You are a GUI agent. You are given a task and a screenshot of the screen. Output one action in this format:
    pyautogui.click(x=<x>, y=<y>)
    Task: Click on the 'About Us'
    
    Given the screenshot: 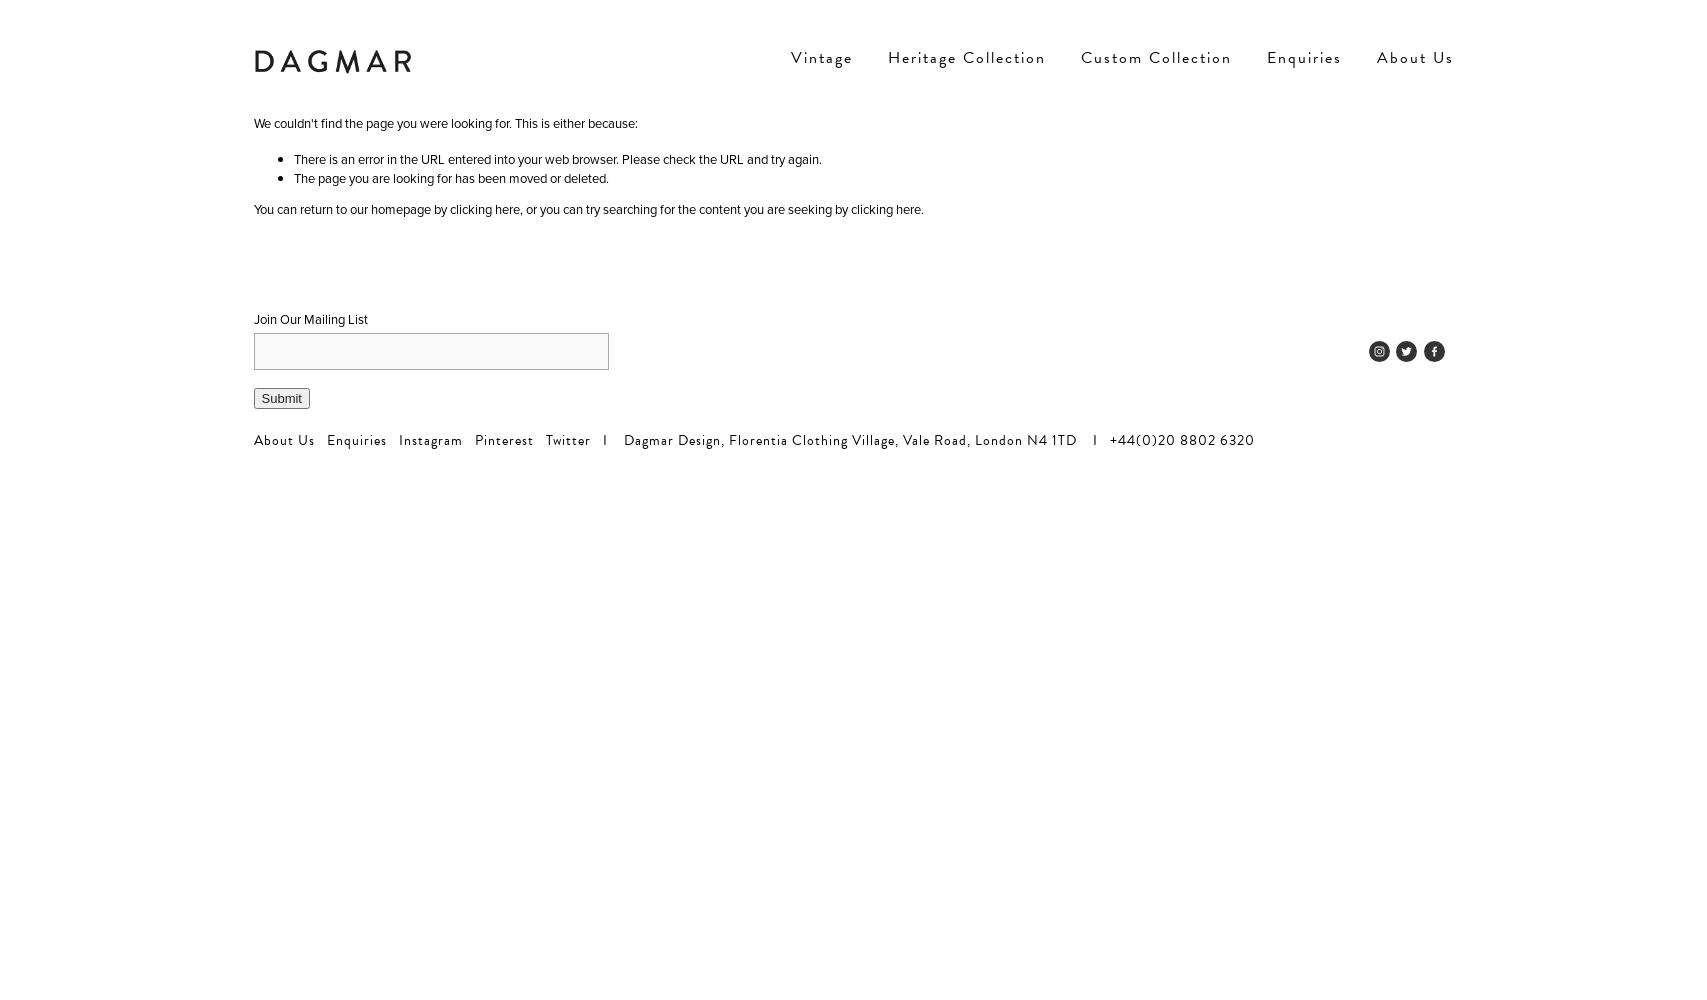 What is the action you would take?
    pyautogui.click(x=283, y=439)
    